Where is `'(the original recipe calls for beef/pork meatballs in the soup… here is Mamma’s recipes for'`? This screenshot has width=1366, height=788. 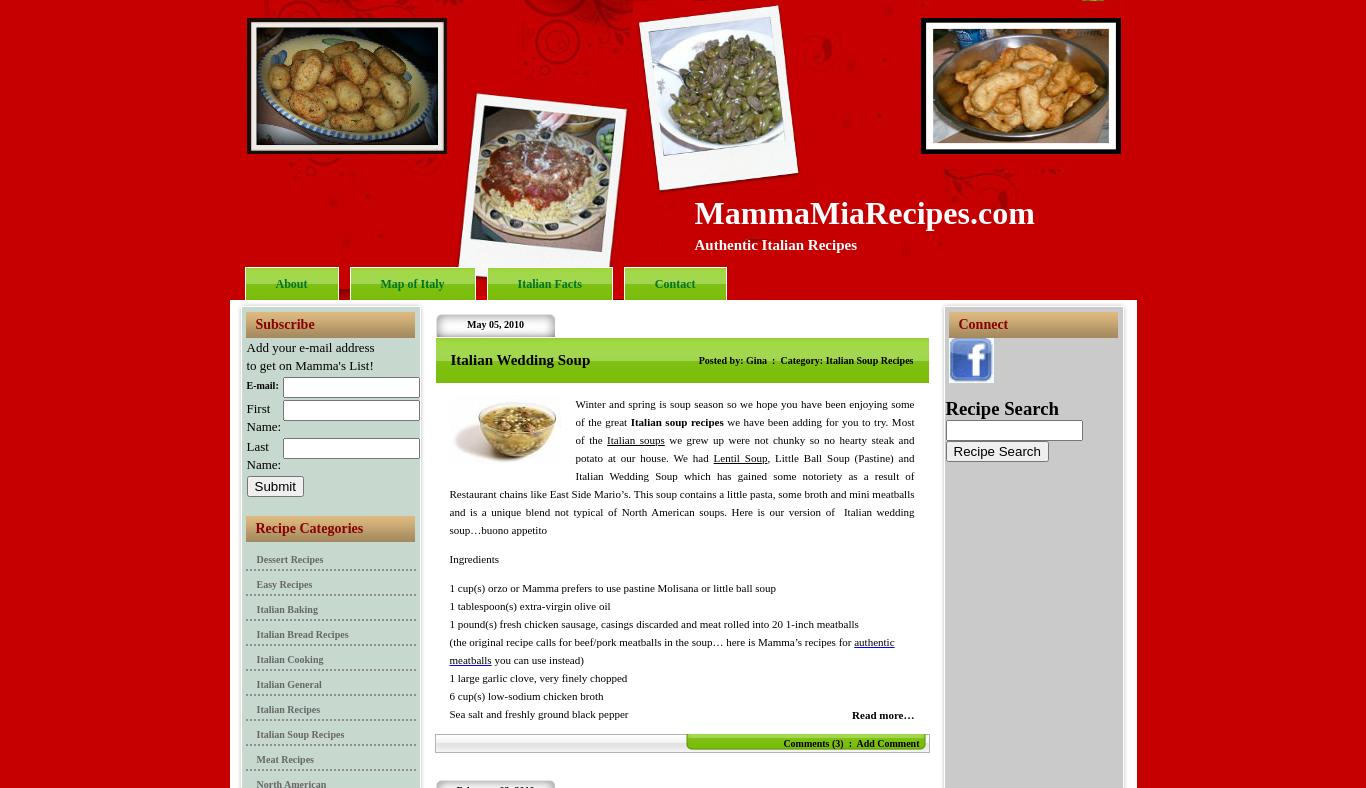 '(the original recipe calls for beef/pork meatballs in the soup… here is Mamma’s recipes for' is located at coordinates (650, 640).